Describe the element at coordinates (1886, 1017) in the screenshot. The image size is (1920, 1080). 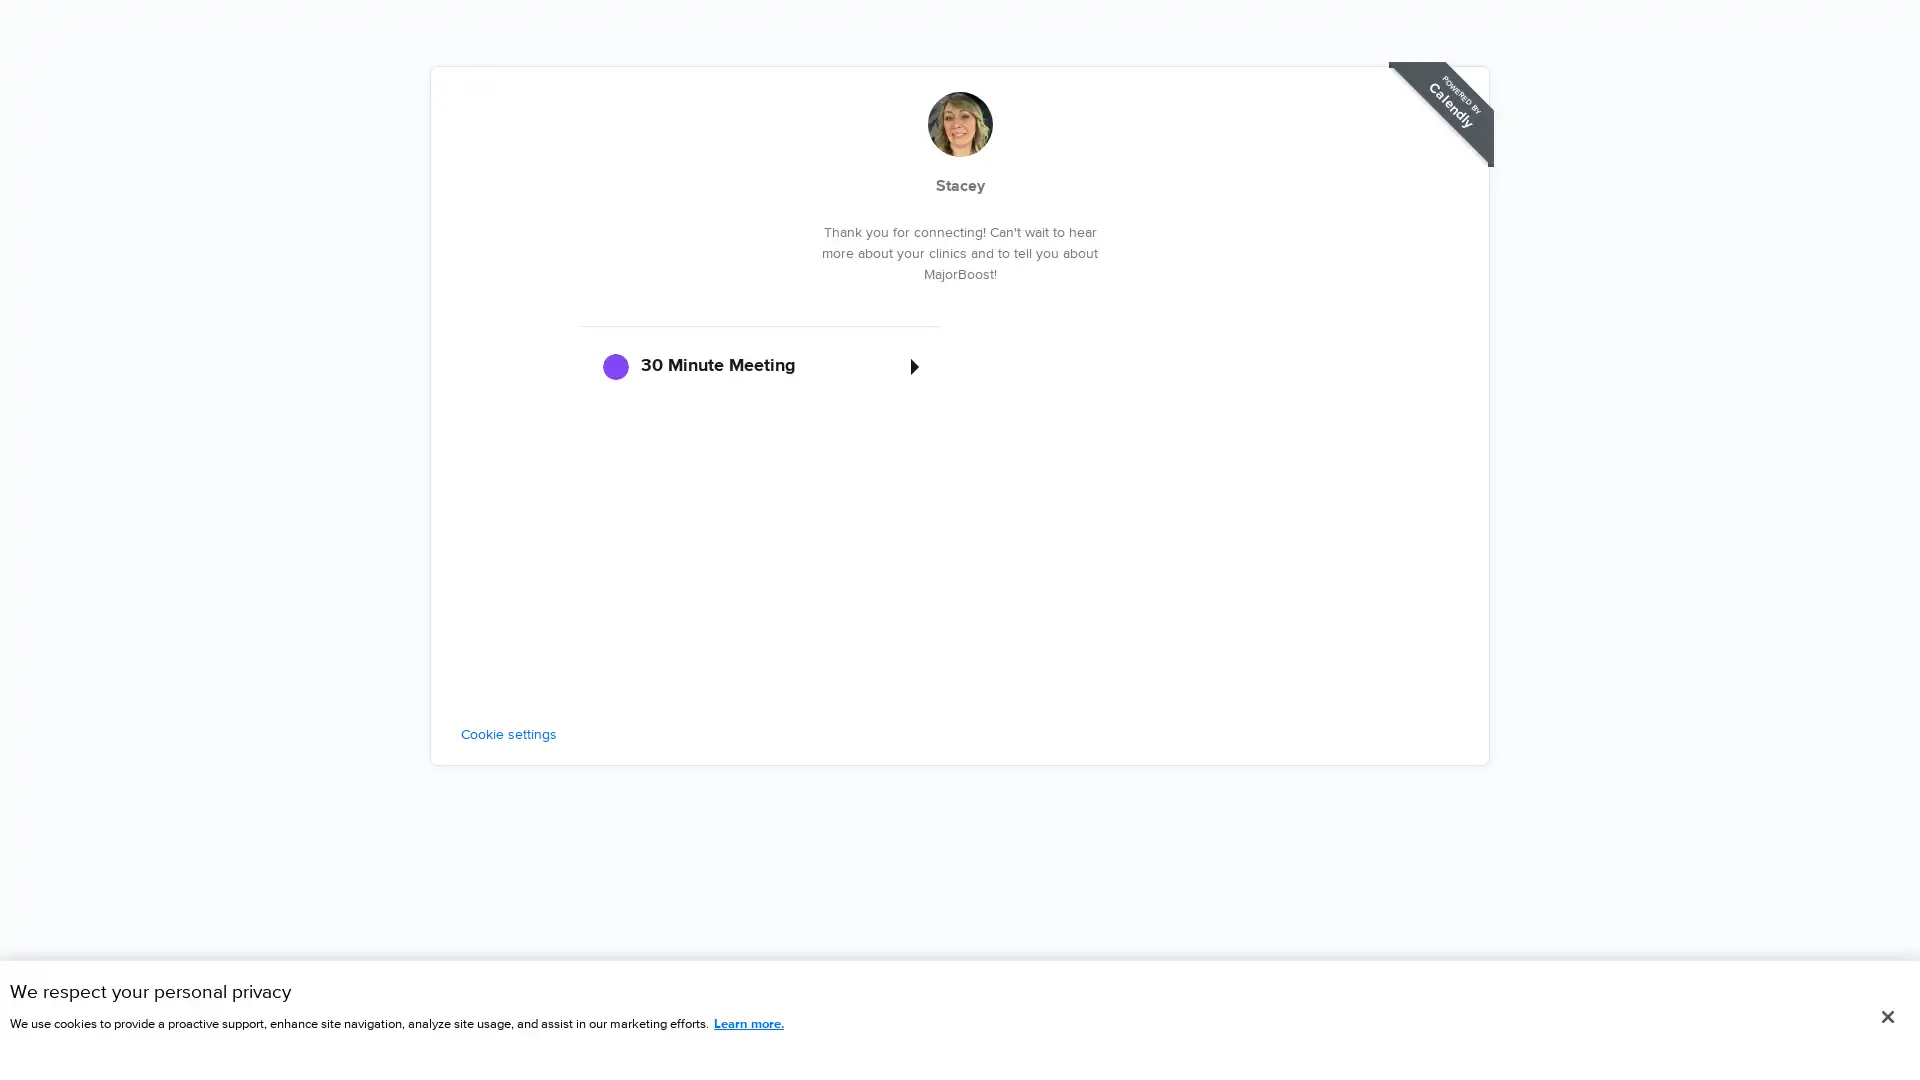
I see `Close` at that location.